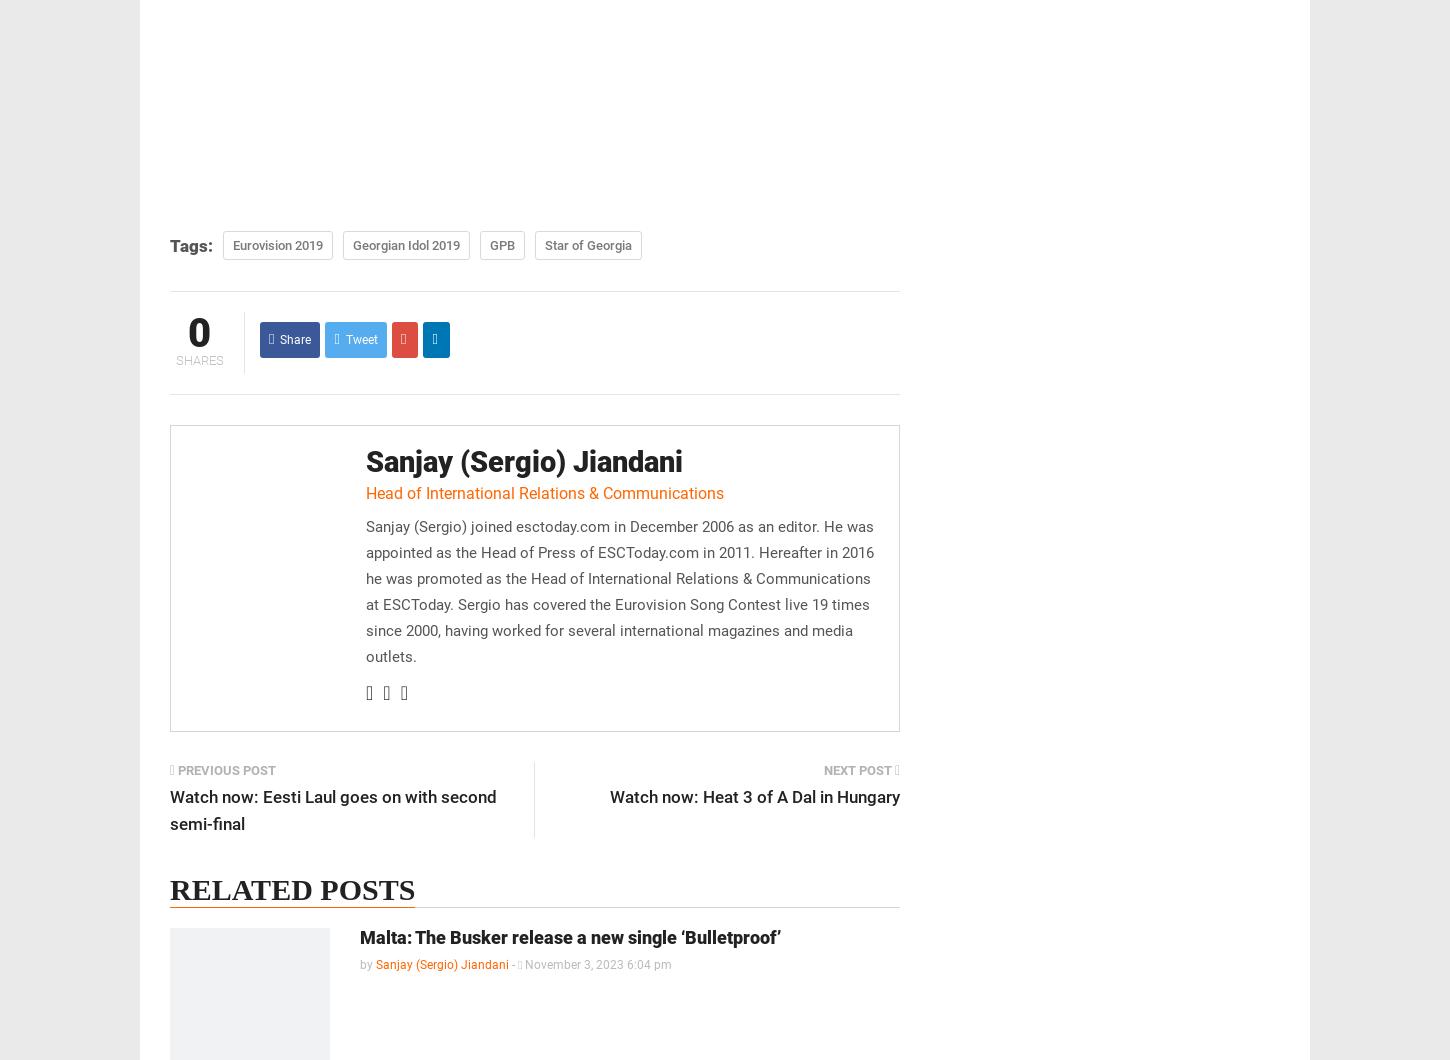 The height and width of the screenshot is (1060, 1450). I want to click on 'Related posts', so click(292, 889).